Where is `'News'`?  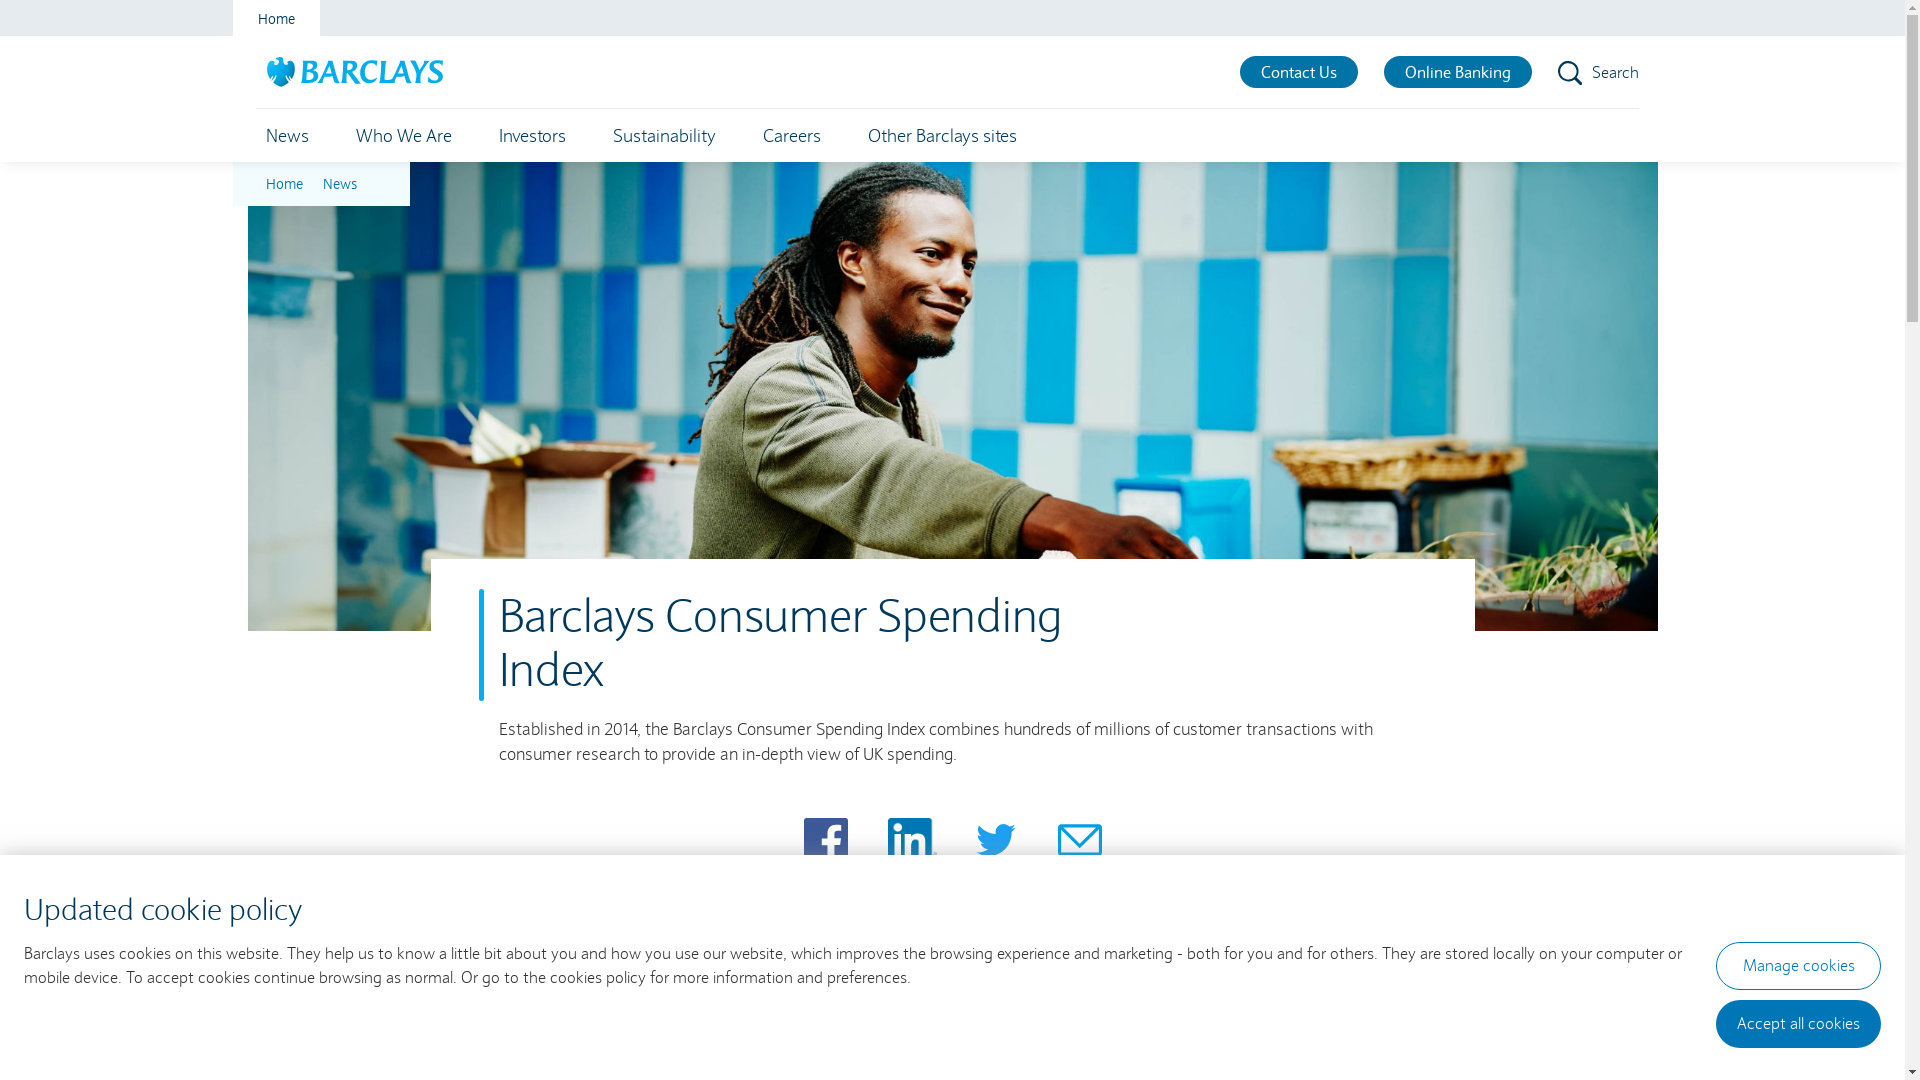
'News' is located at coordinates (286, 135).